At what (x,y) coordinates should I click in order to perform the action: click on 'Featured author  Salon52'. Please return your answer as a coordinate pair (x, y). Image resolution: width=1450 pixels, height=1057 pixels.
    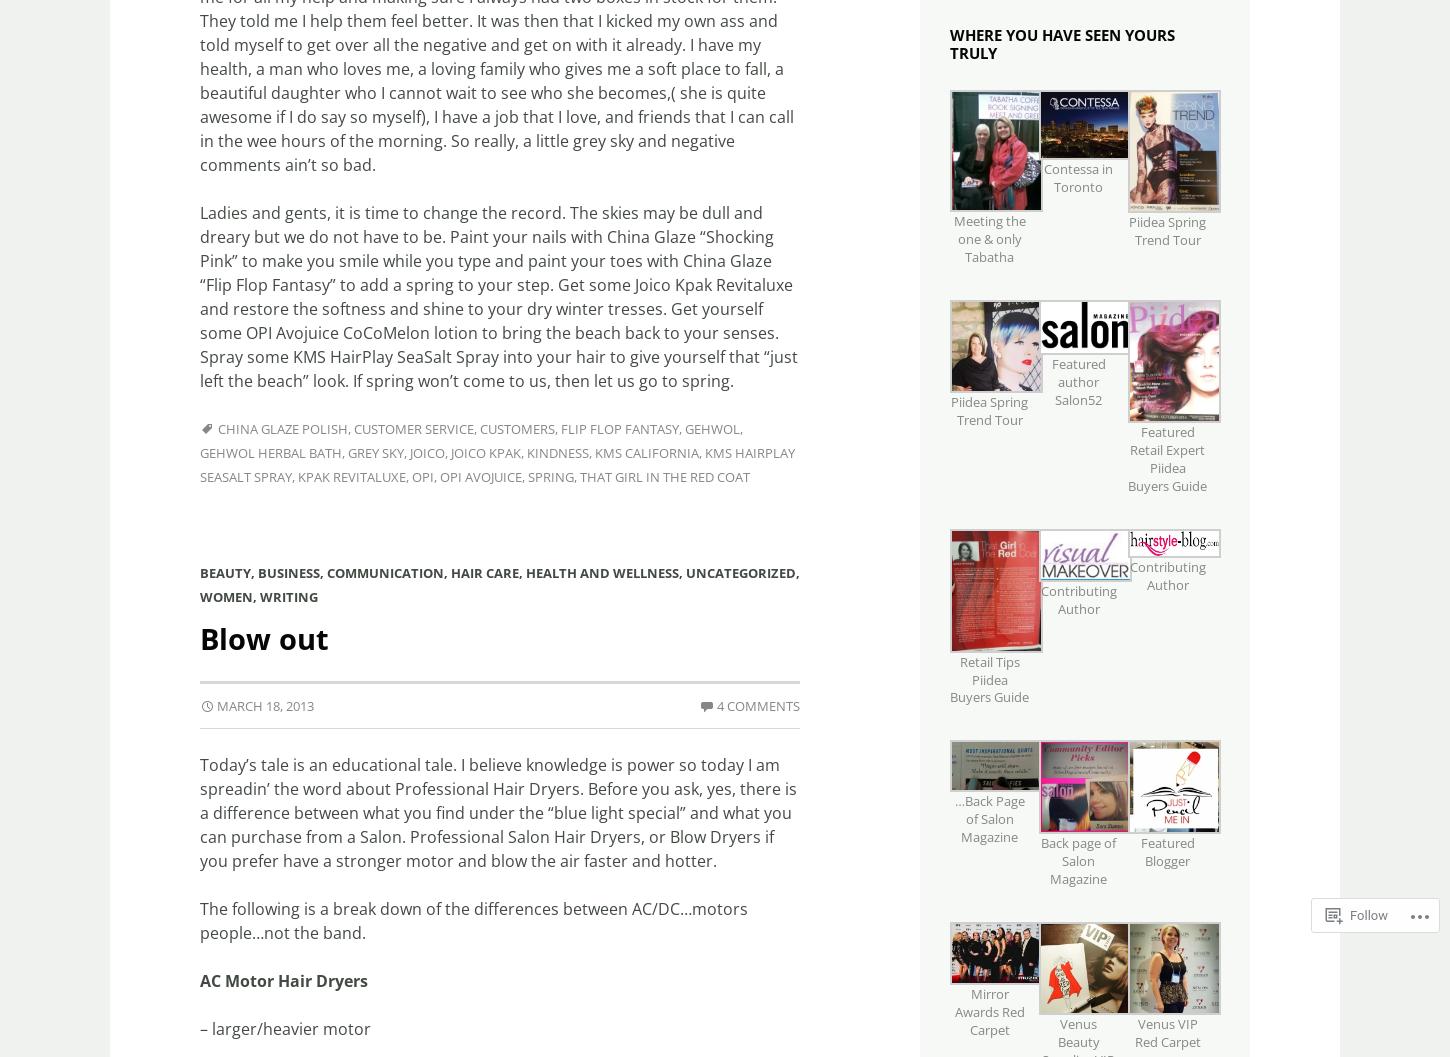
    Looking at the image, I should click on (1077, 380).